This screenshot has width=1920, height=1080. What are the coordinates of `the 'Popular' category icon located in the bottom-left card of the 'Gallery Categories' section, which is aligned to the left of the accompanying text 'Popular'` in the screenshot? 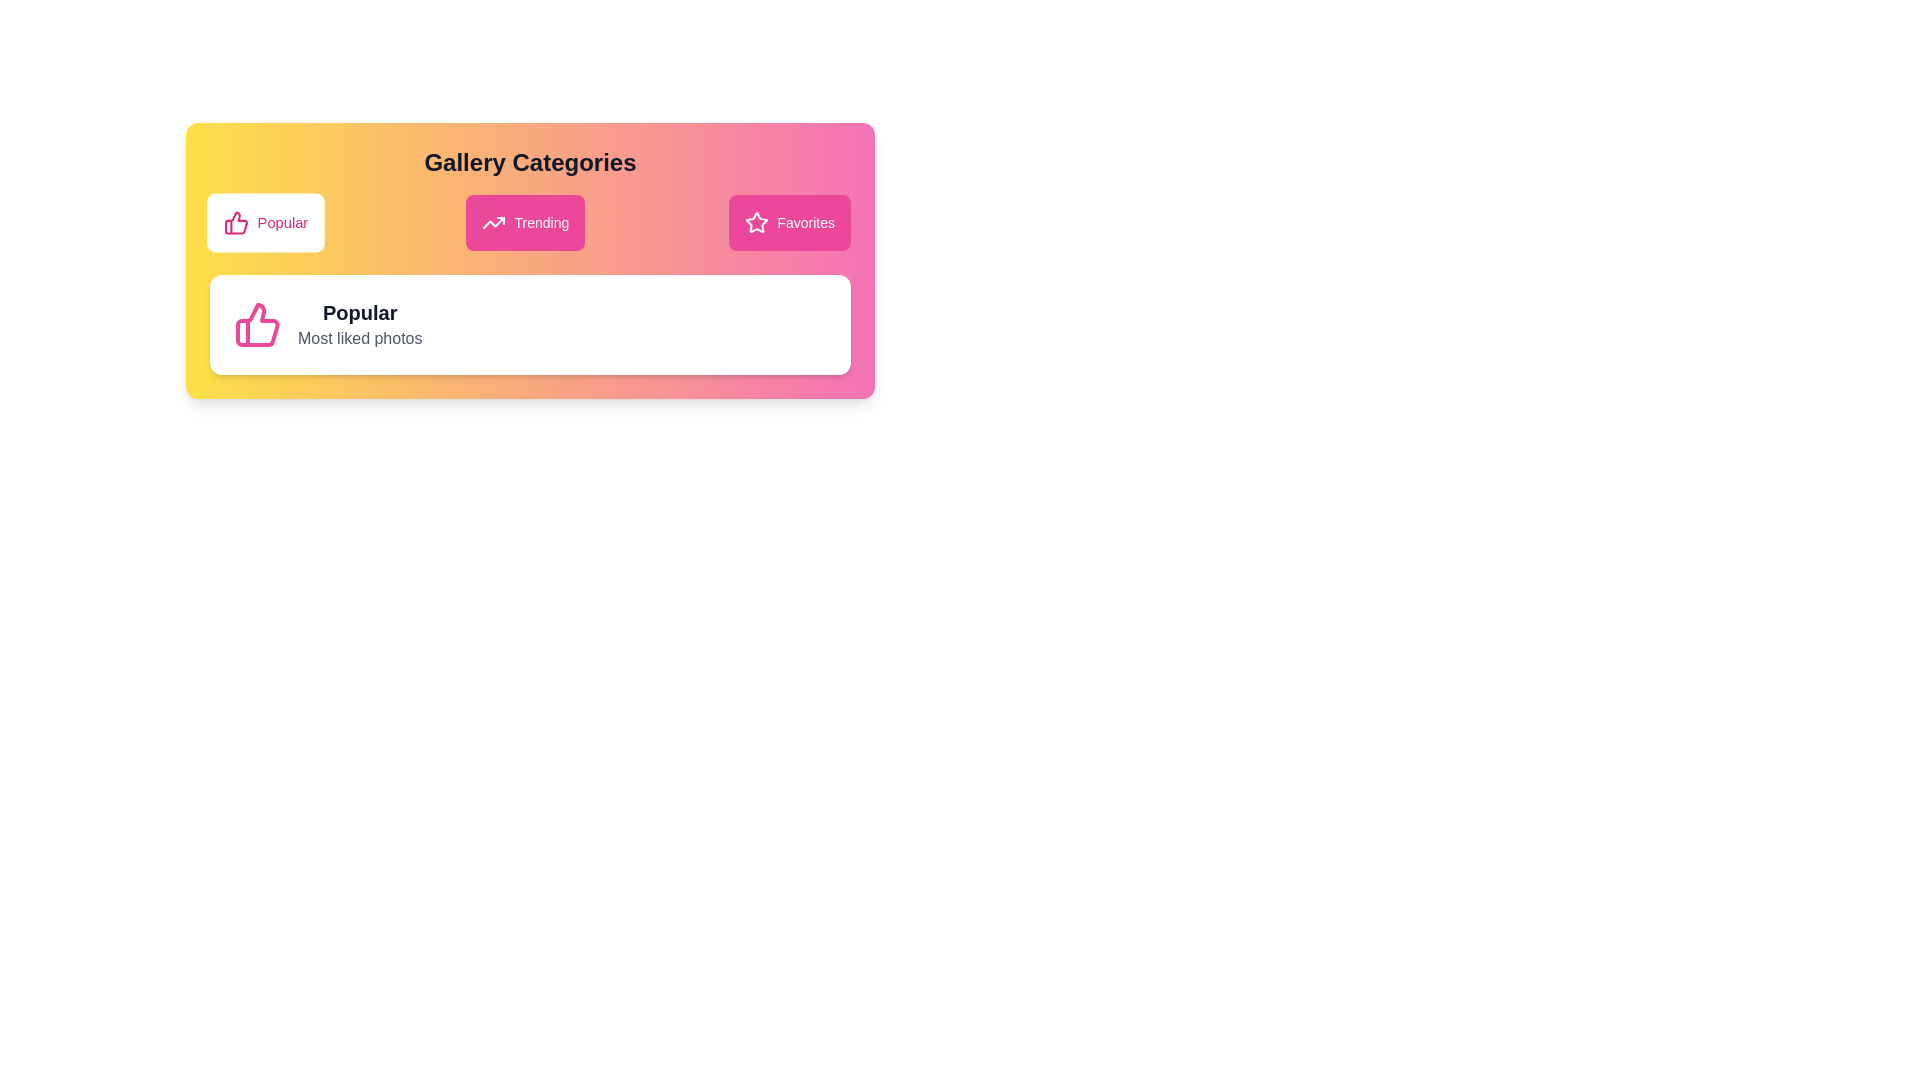 It's located at (236, 223).